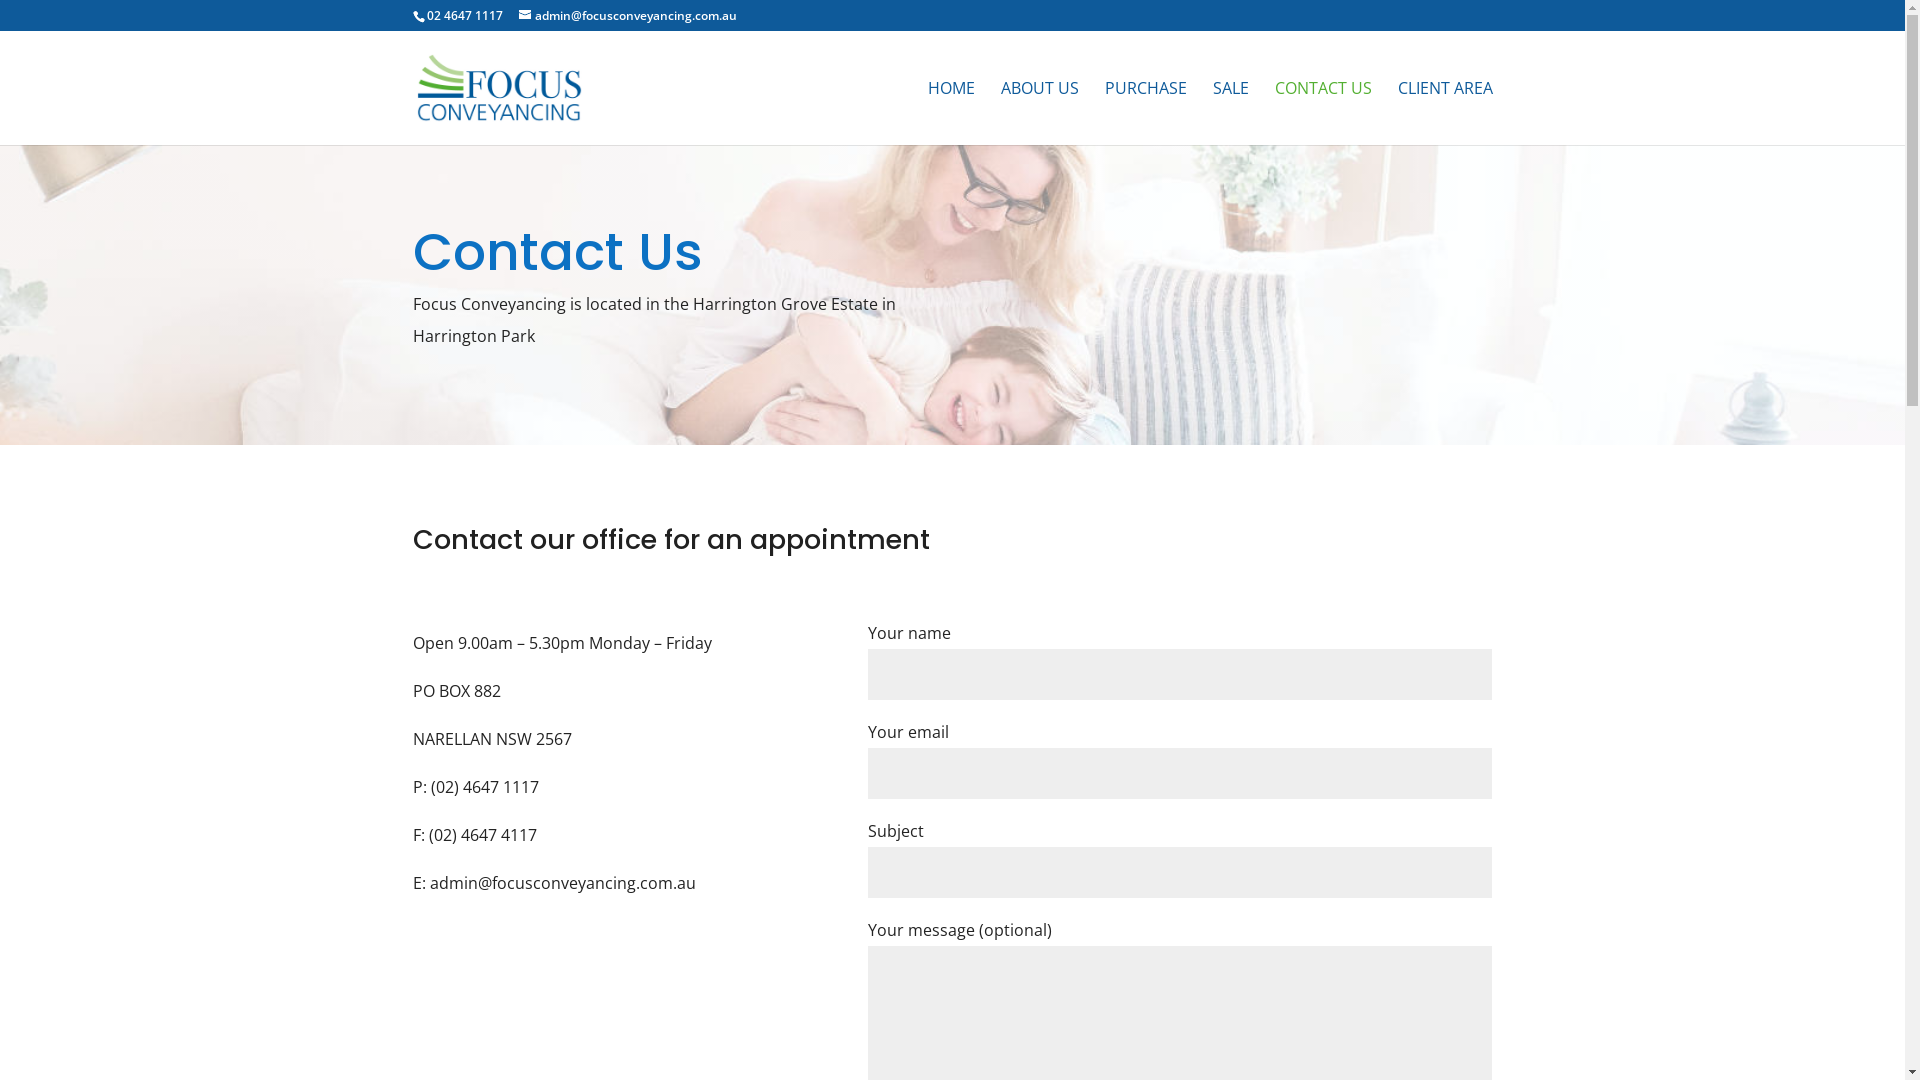  Describe the element at coordinates (1322, 112) in the screenshot. I see `'CONTACT US'` at that location.